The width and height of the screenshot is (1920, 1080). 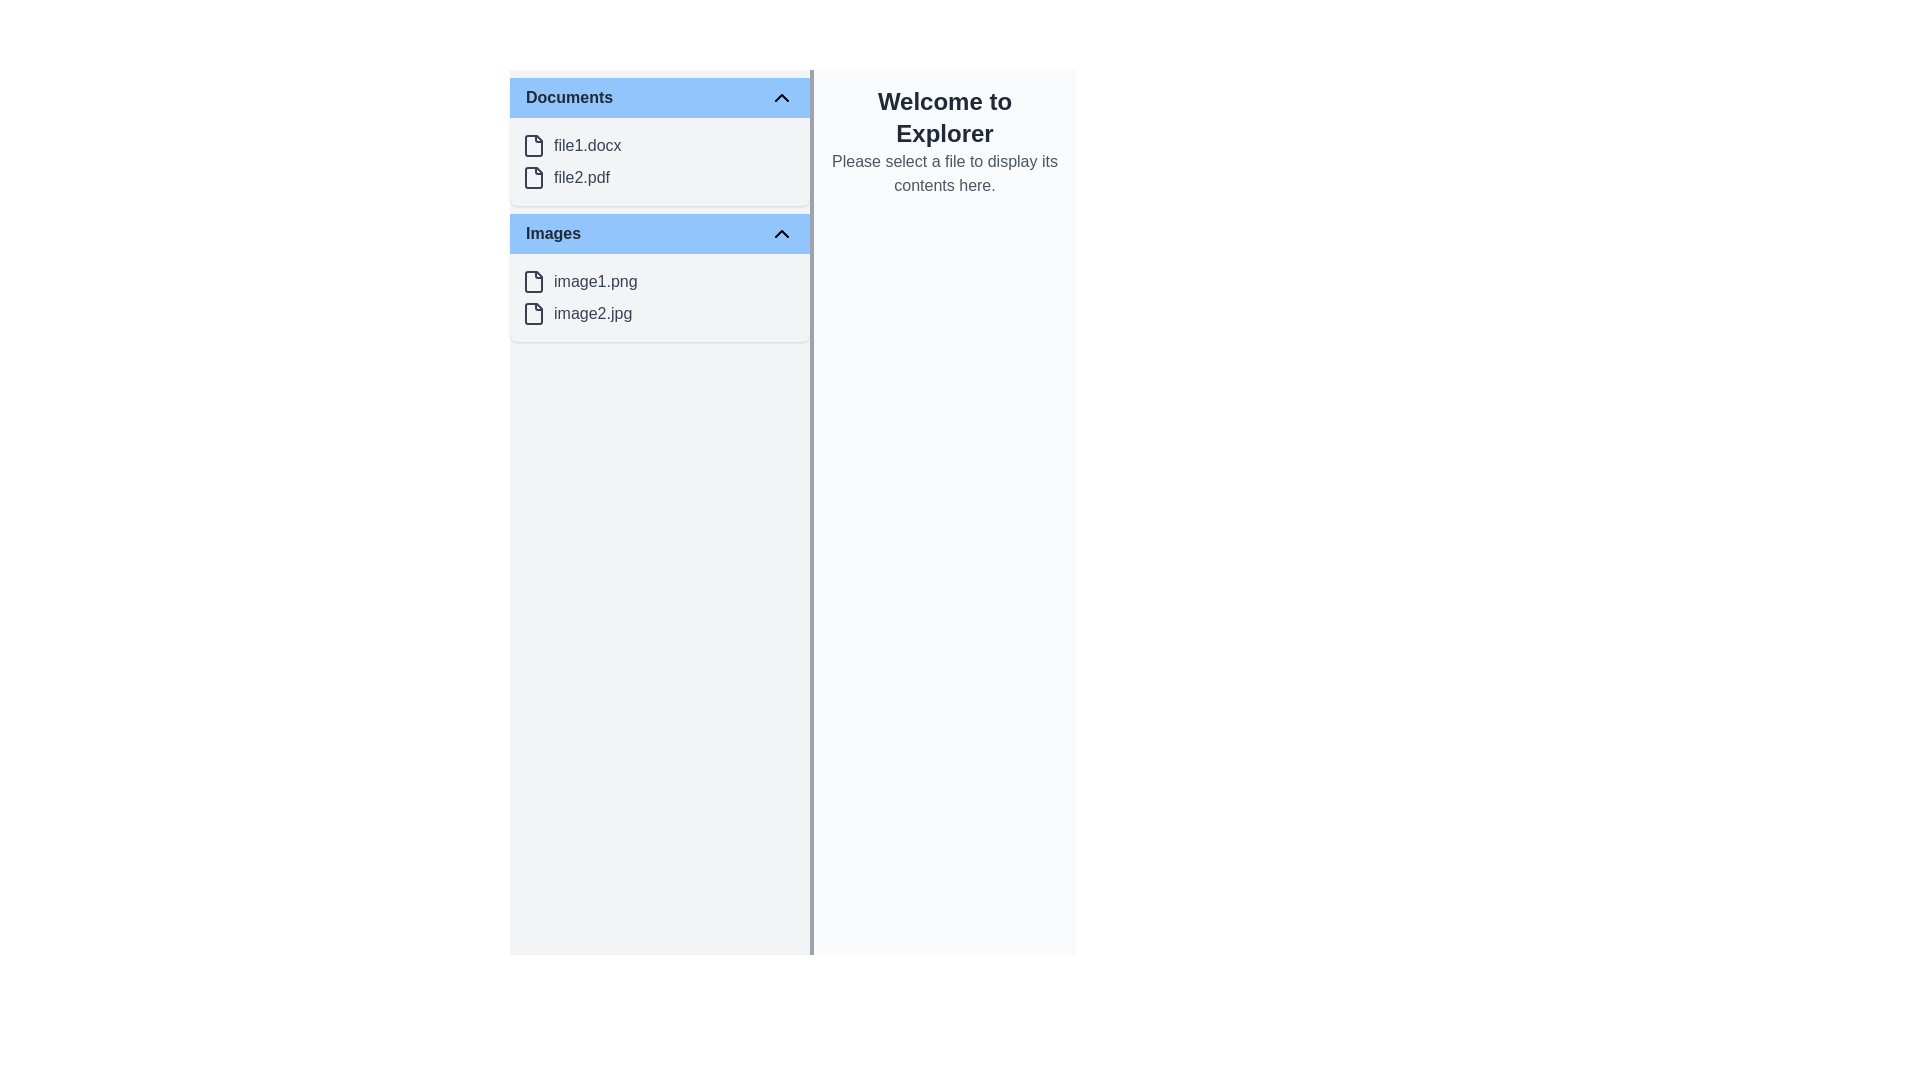 I want to click on the chevron-up icon button located to the right of the 'Images' text in the header section of the 'Images' folder block, so click(x=781, y=233).